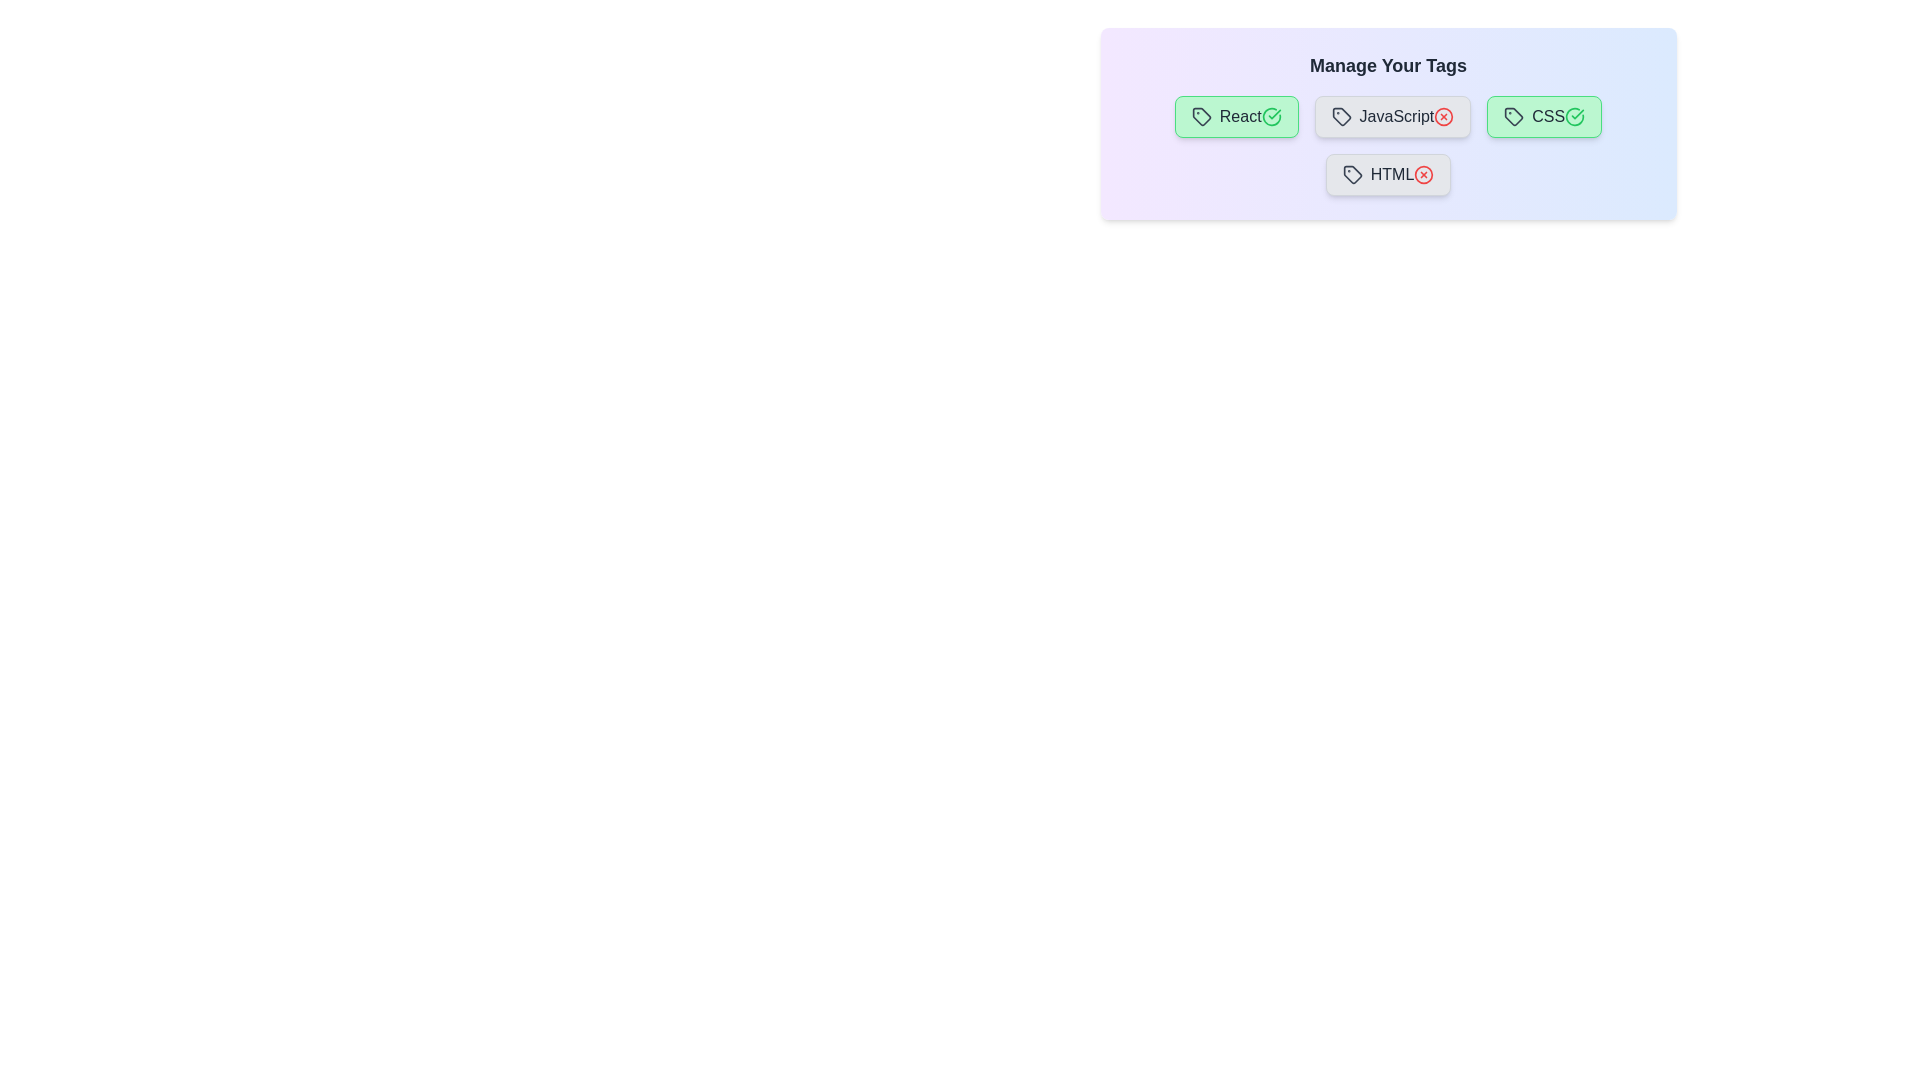  What do you see at coordinates (1543, 116) in the screenshot?
I see `the tag labeled CSS` at bounding box center [1543, 116].